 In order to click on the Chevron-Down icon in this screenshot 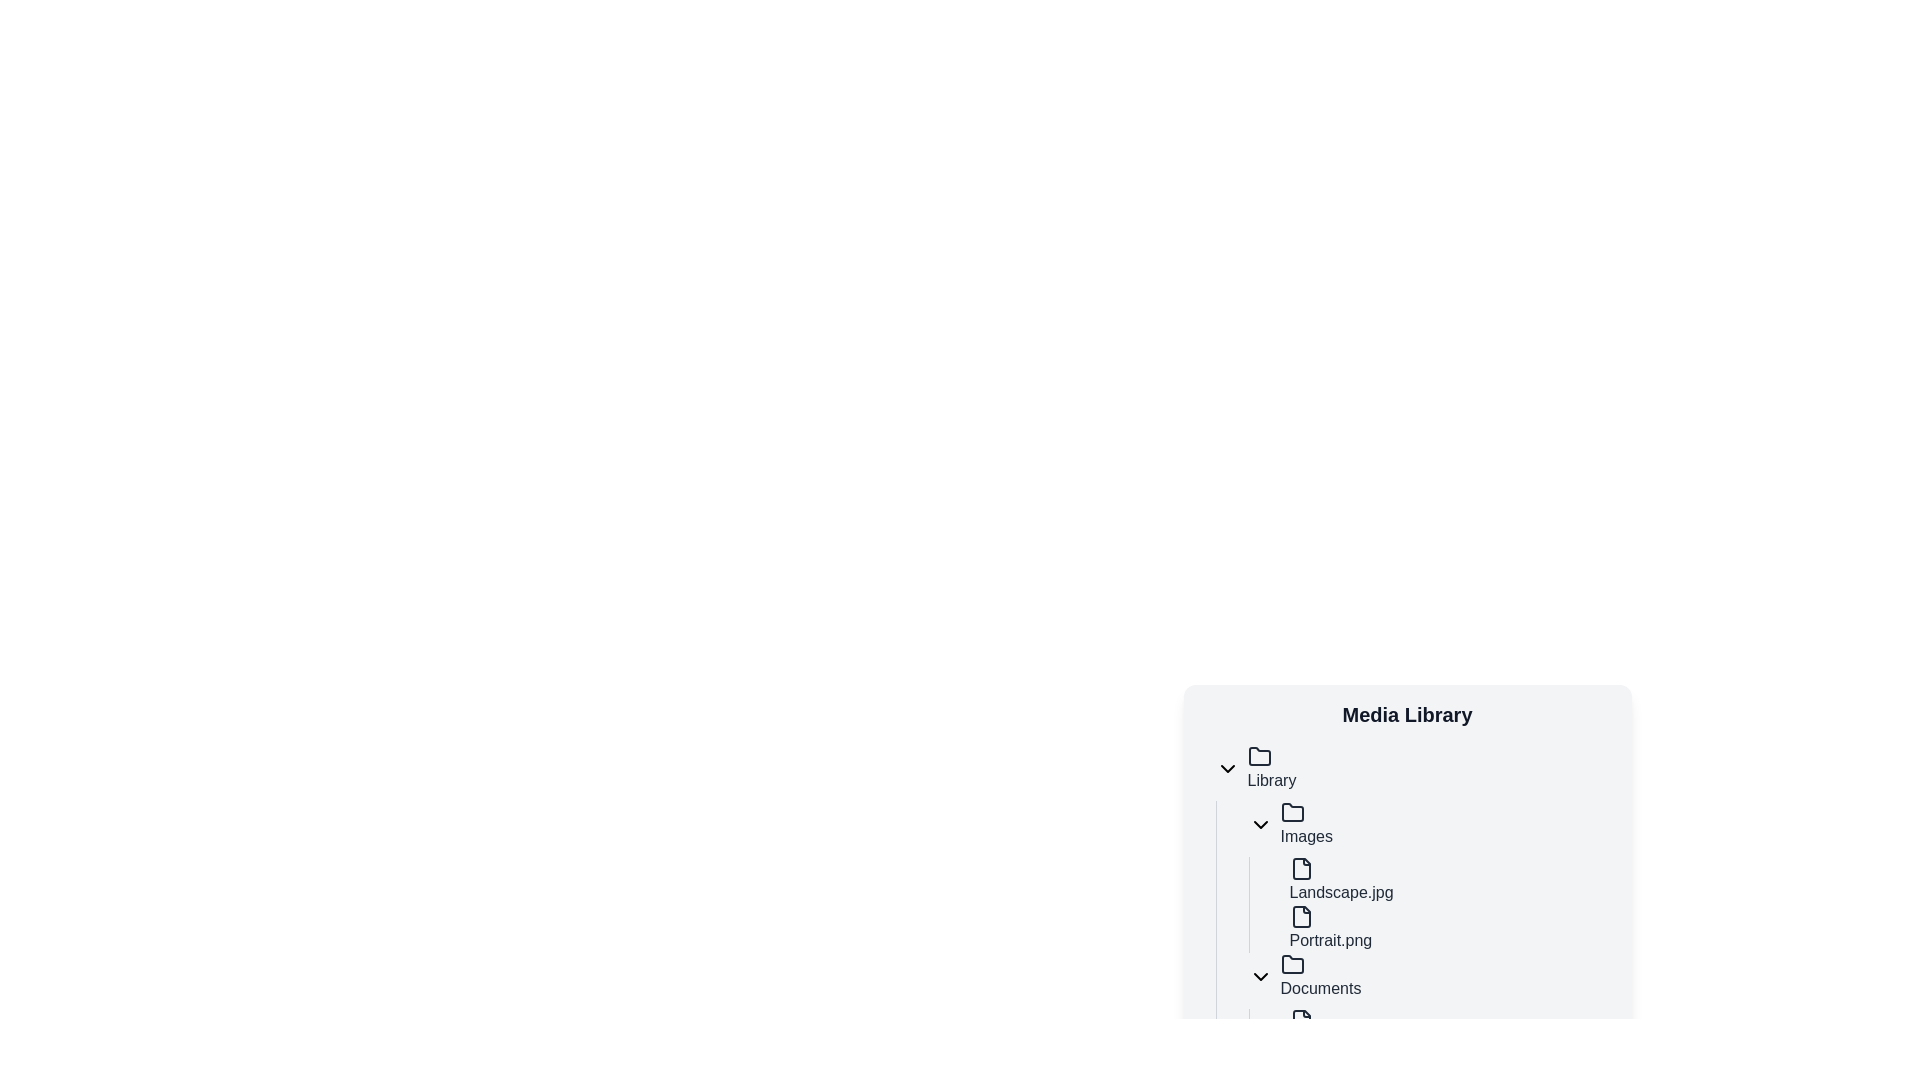, I will do `click(1259, 975)`.